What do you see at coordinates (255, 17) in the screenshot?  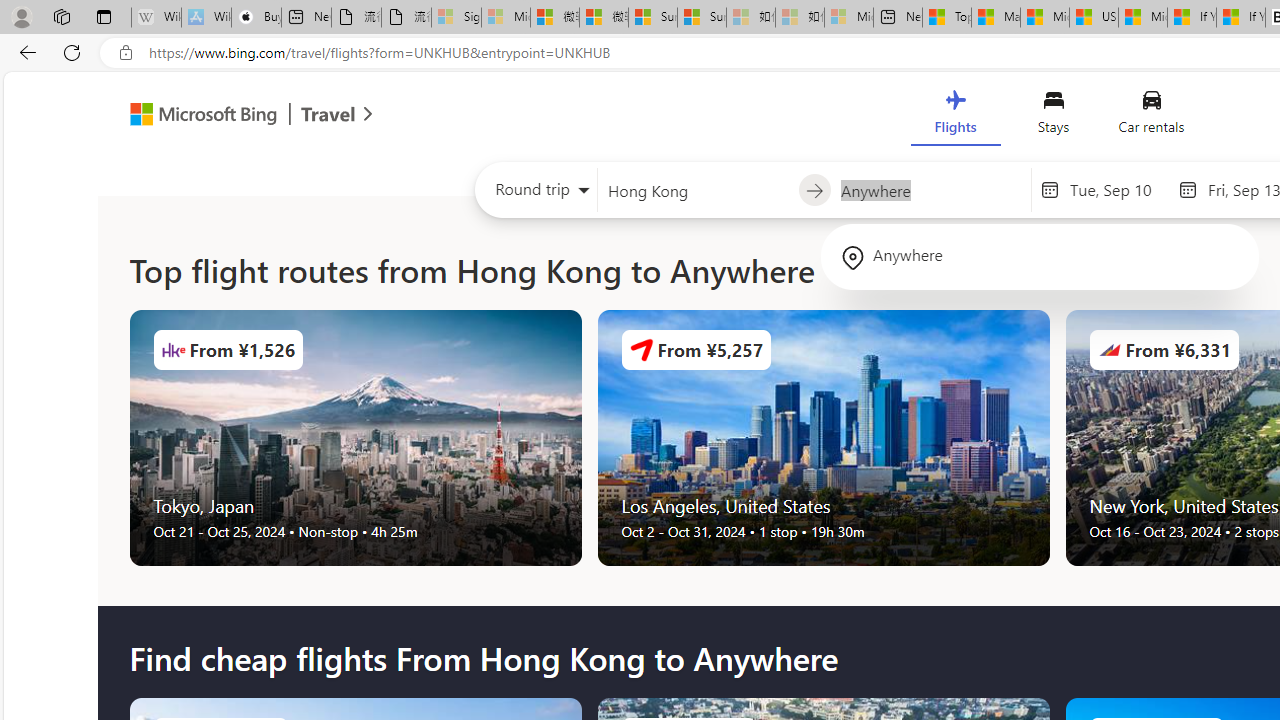 I see `'Buy iPad - Apple'` at bounding box center [255, 17].